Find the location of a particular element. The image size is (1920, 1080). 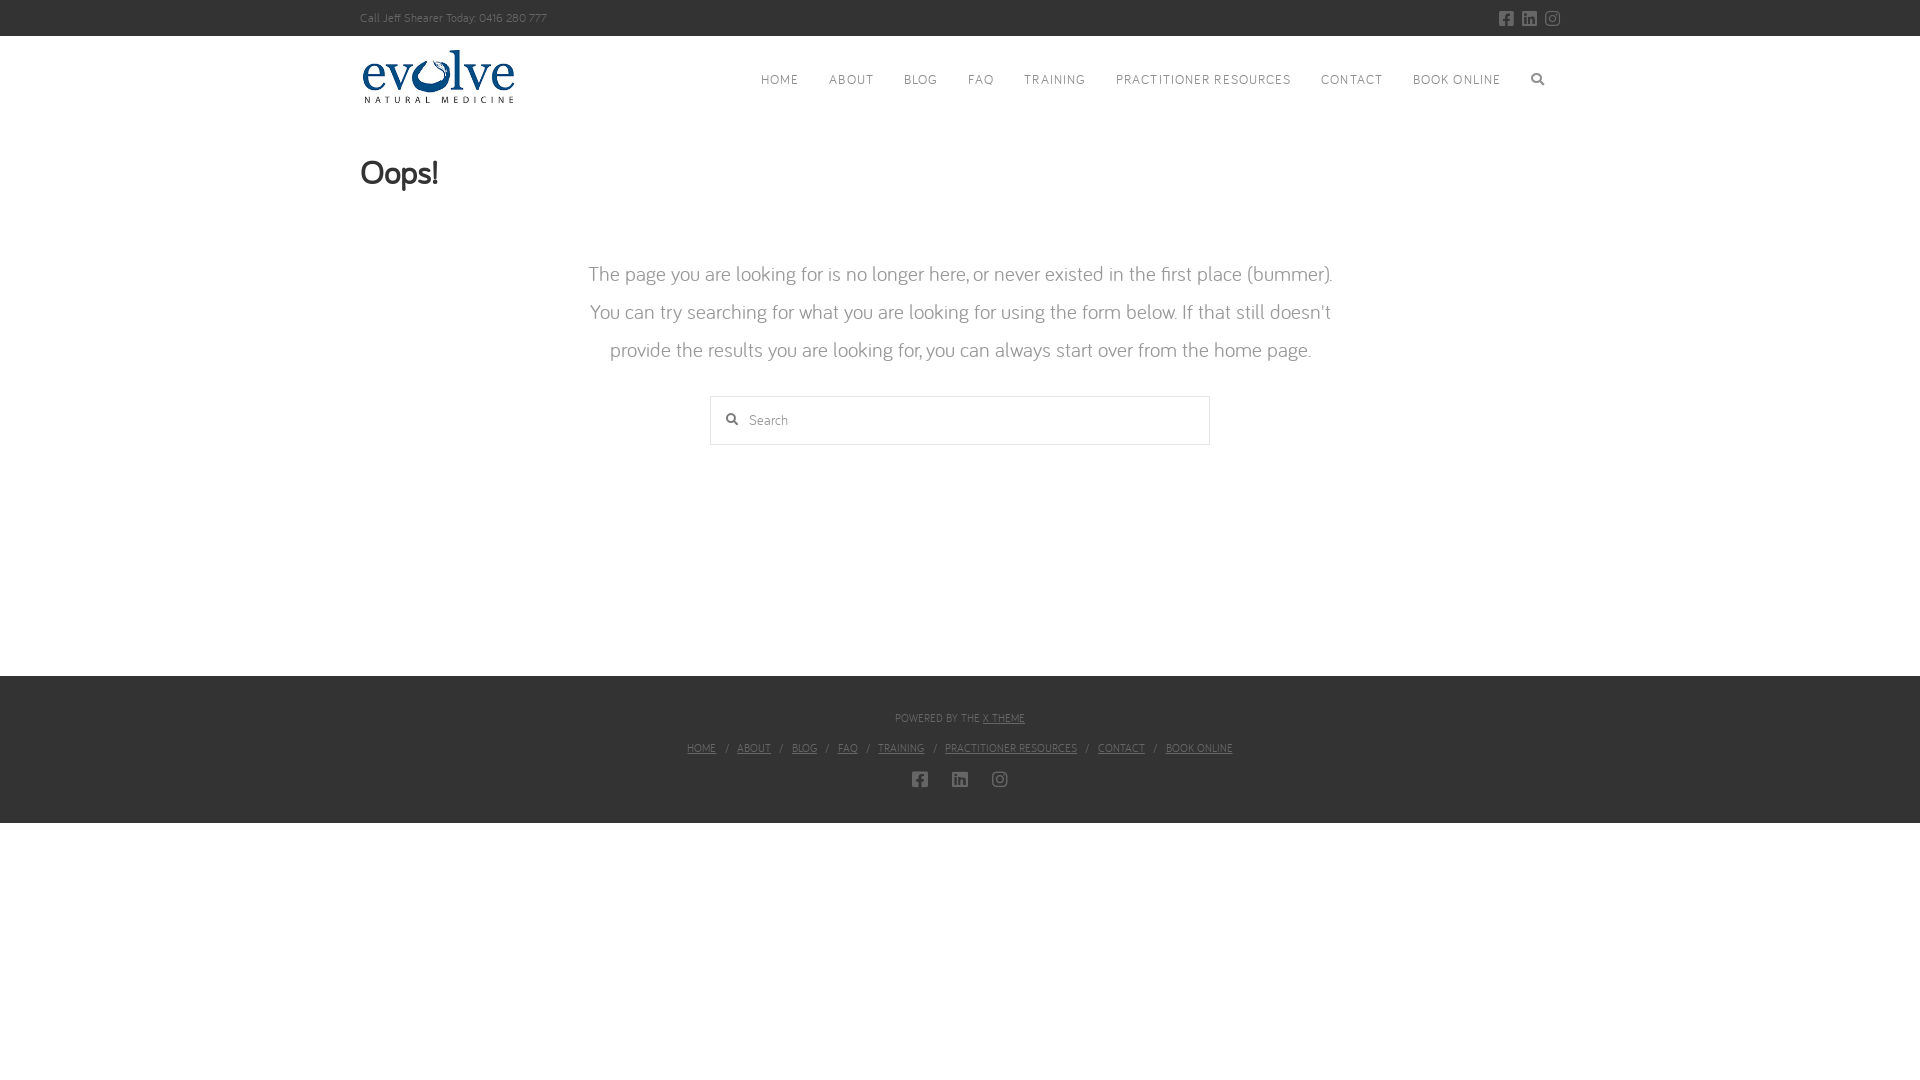

'X THEME' is located at coordinates (983, 716).